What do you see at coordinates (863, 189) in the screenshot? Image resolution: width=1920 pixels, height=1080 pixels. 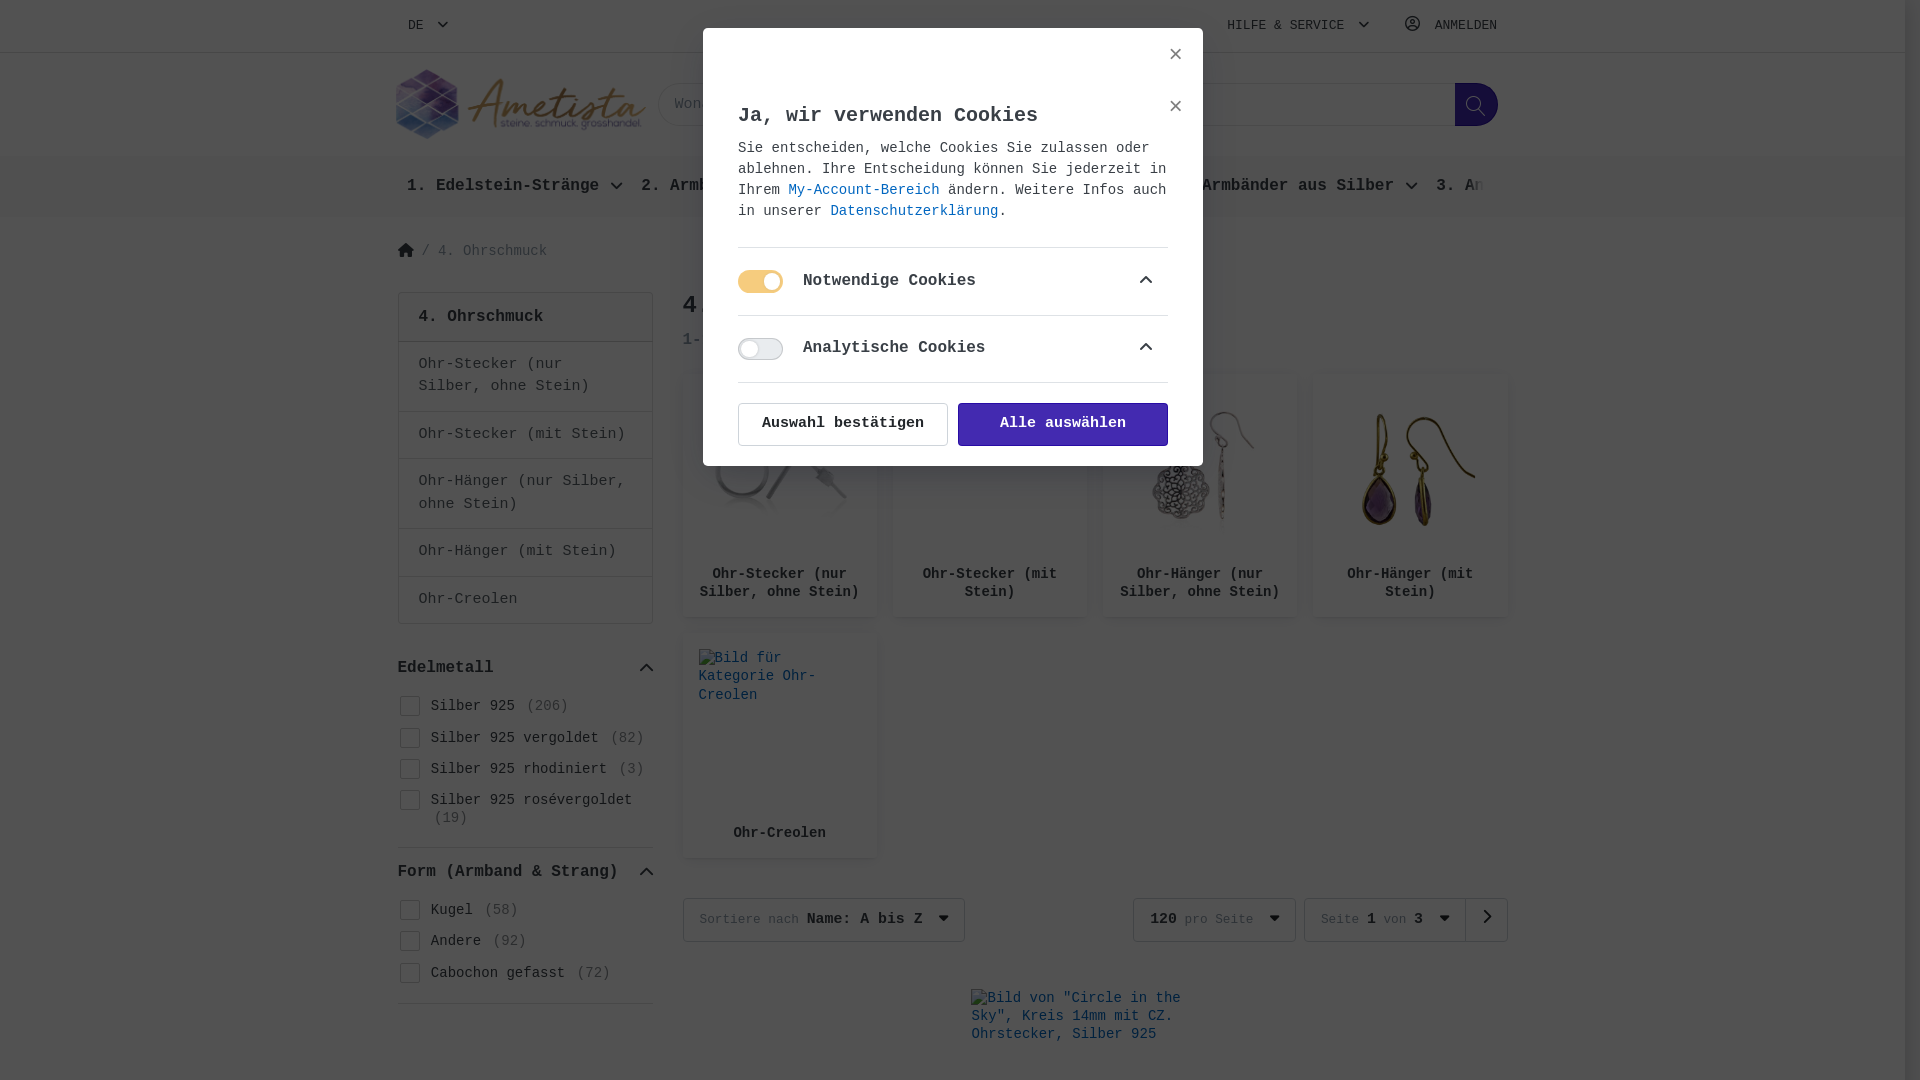 I see `'My-Account-Bereich'` at bounding box center [863, 189].